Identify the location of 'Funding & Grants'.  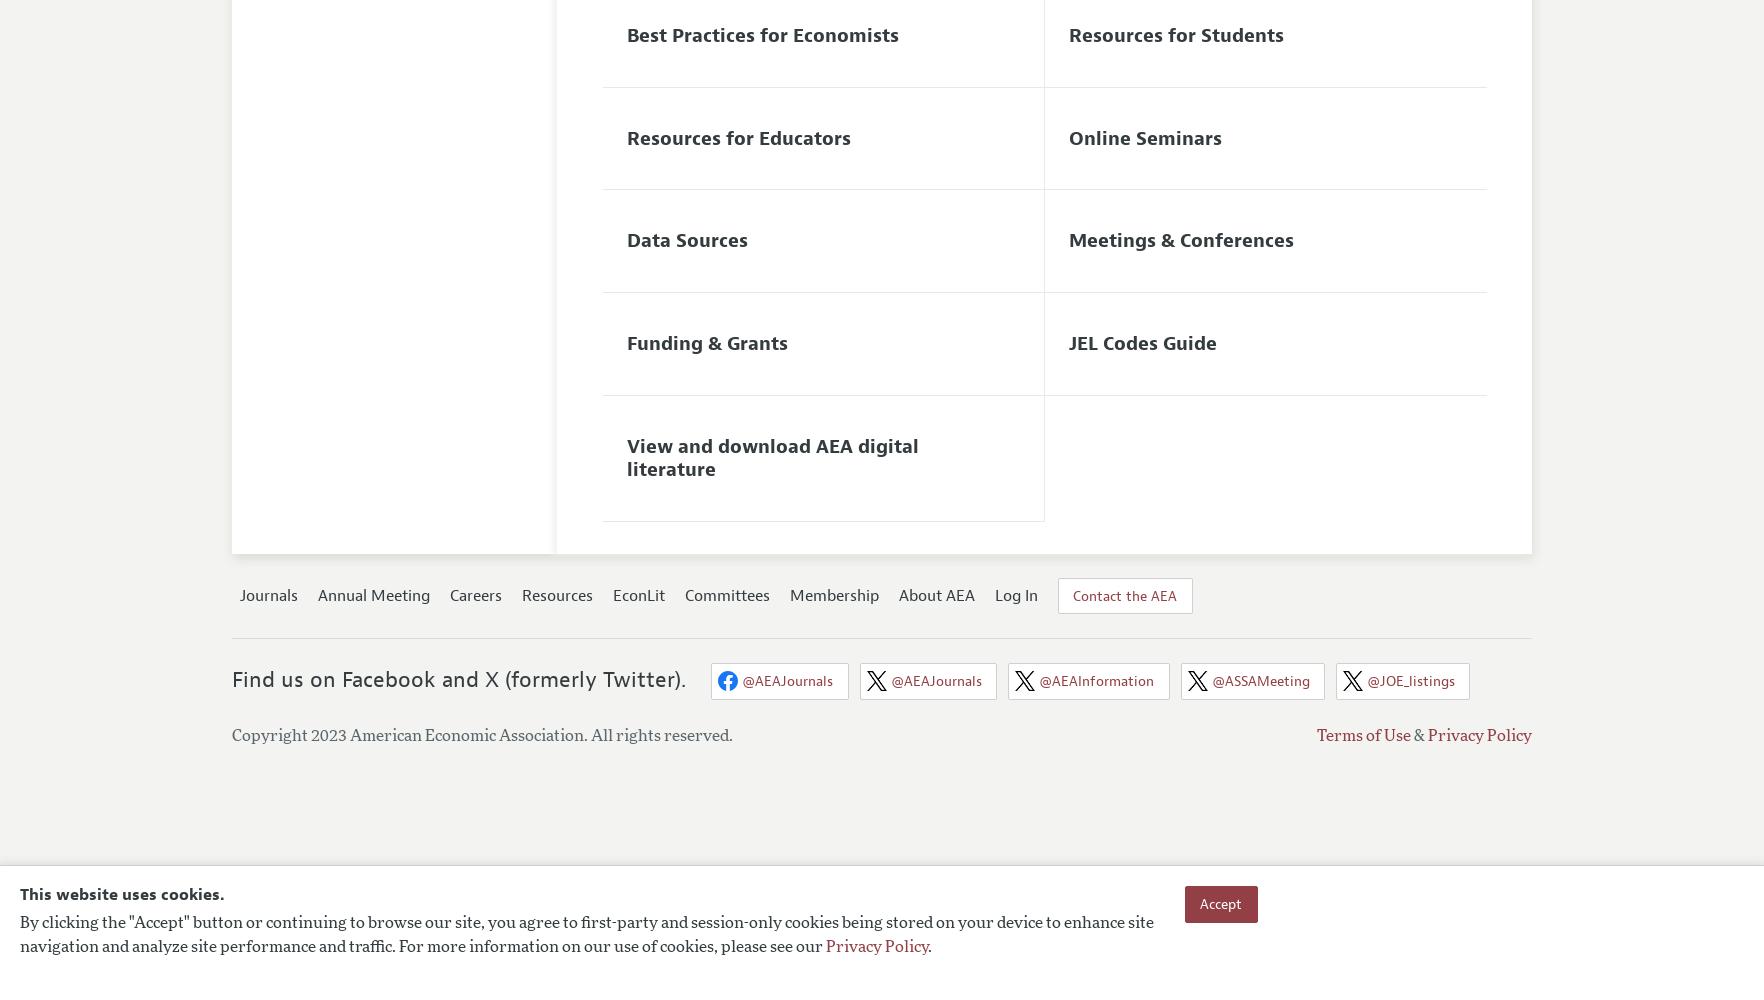
(626, 343).